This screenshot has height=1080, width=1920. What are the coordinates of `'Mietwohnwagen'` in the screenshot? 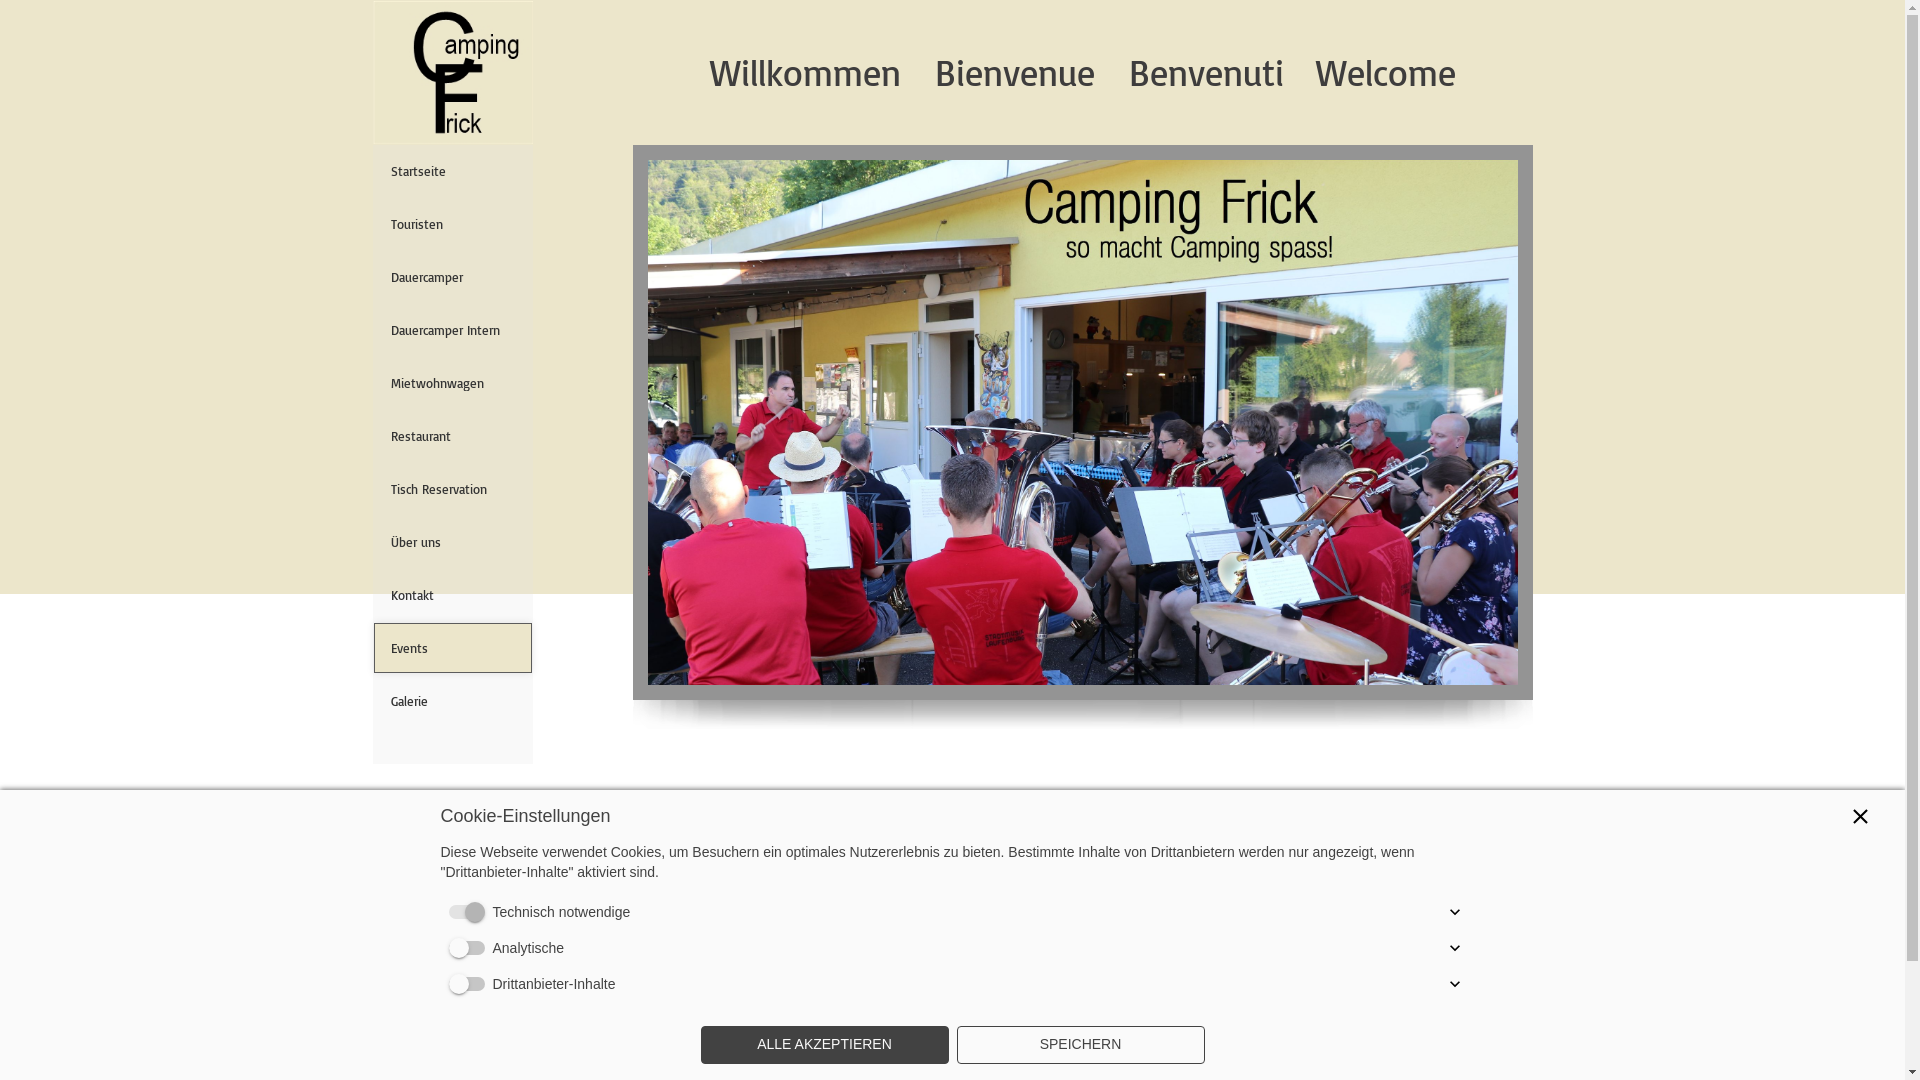 It's located at (450, 382).